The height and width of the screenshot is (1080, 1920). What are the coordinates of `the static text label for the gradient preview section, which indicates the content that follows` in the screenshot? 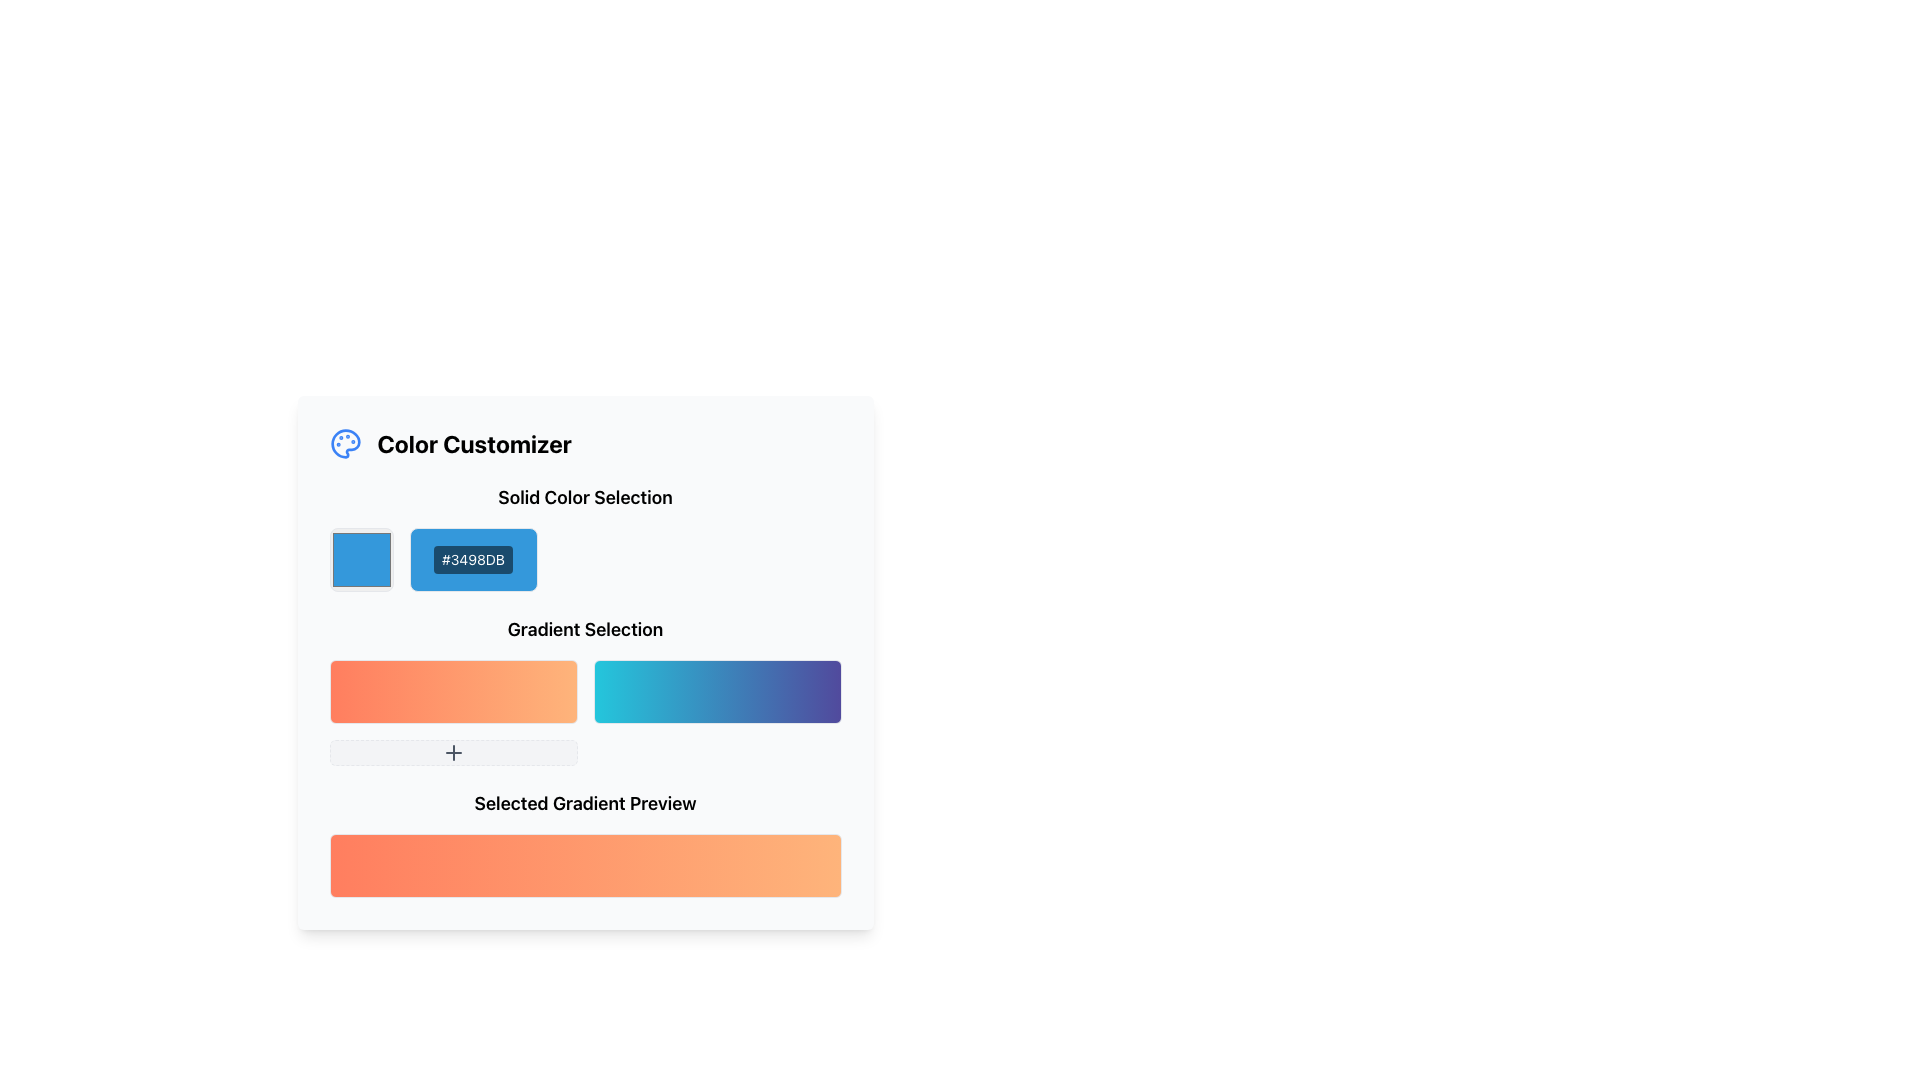 It's located at (584, 802).